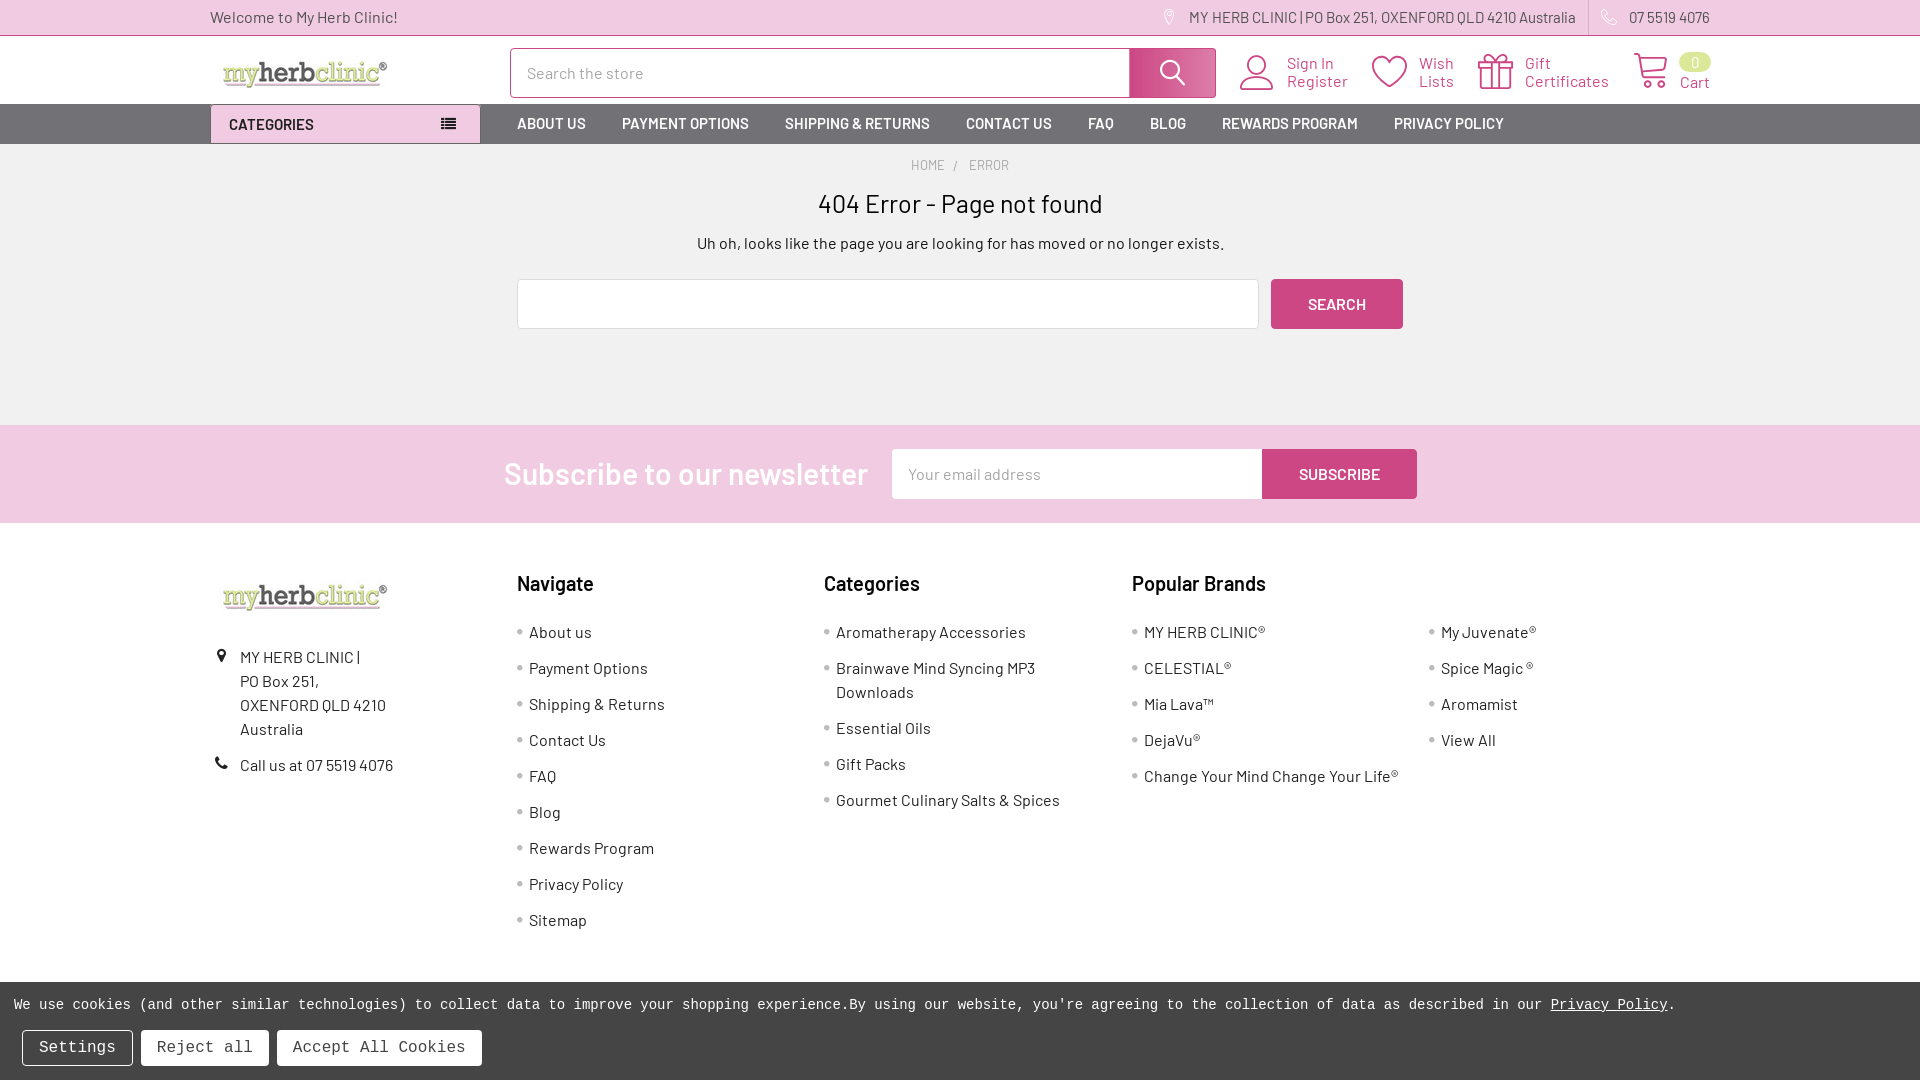 The width and height of the screenshot is (1920, 1080). What do you see at coordinates (1587, 17) in the screenshot?
I see `'07 5519 4076'` at bounding box center [1587, 17].